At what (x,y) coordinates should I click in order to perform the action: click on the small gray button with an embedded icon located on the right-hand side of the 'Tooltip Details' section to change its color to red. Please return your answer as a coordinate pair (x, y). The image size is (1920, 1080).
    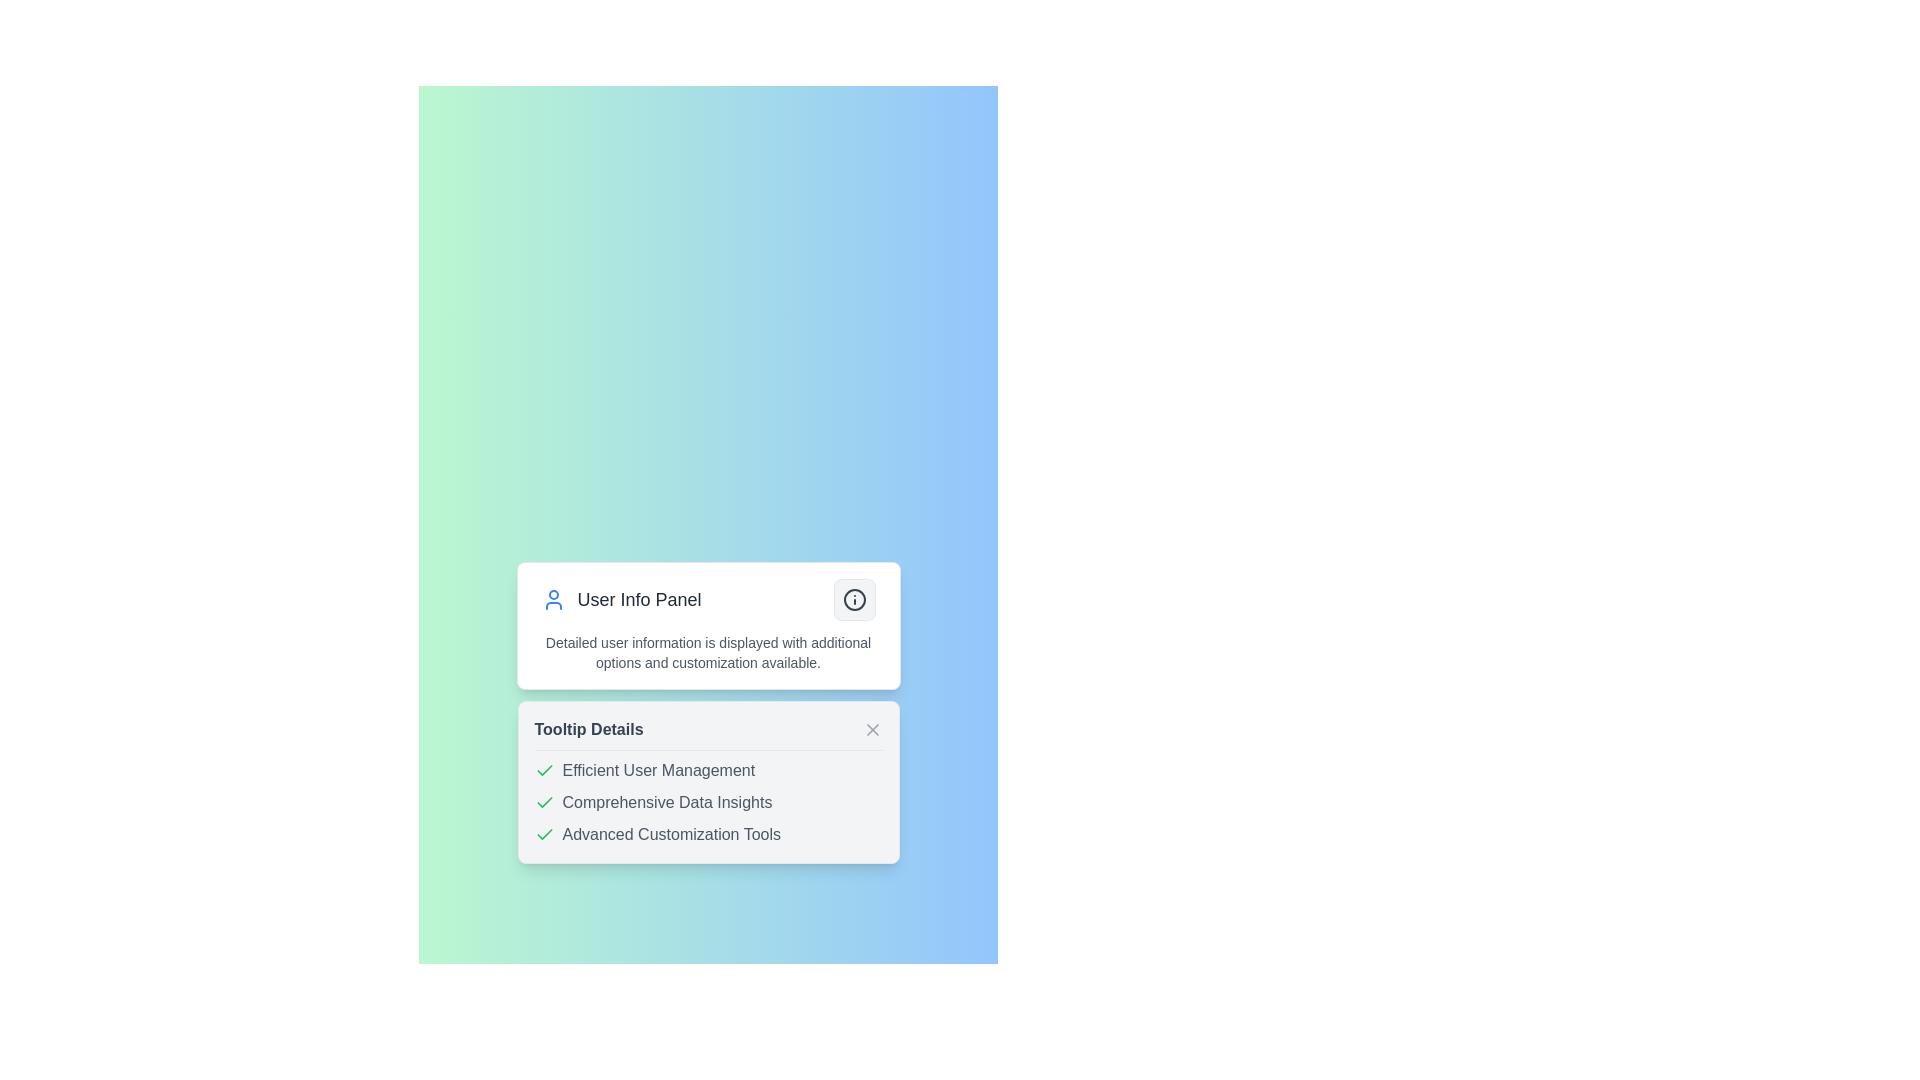
    Looking at the image, I should click on (872, 729).